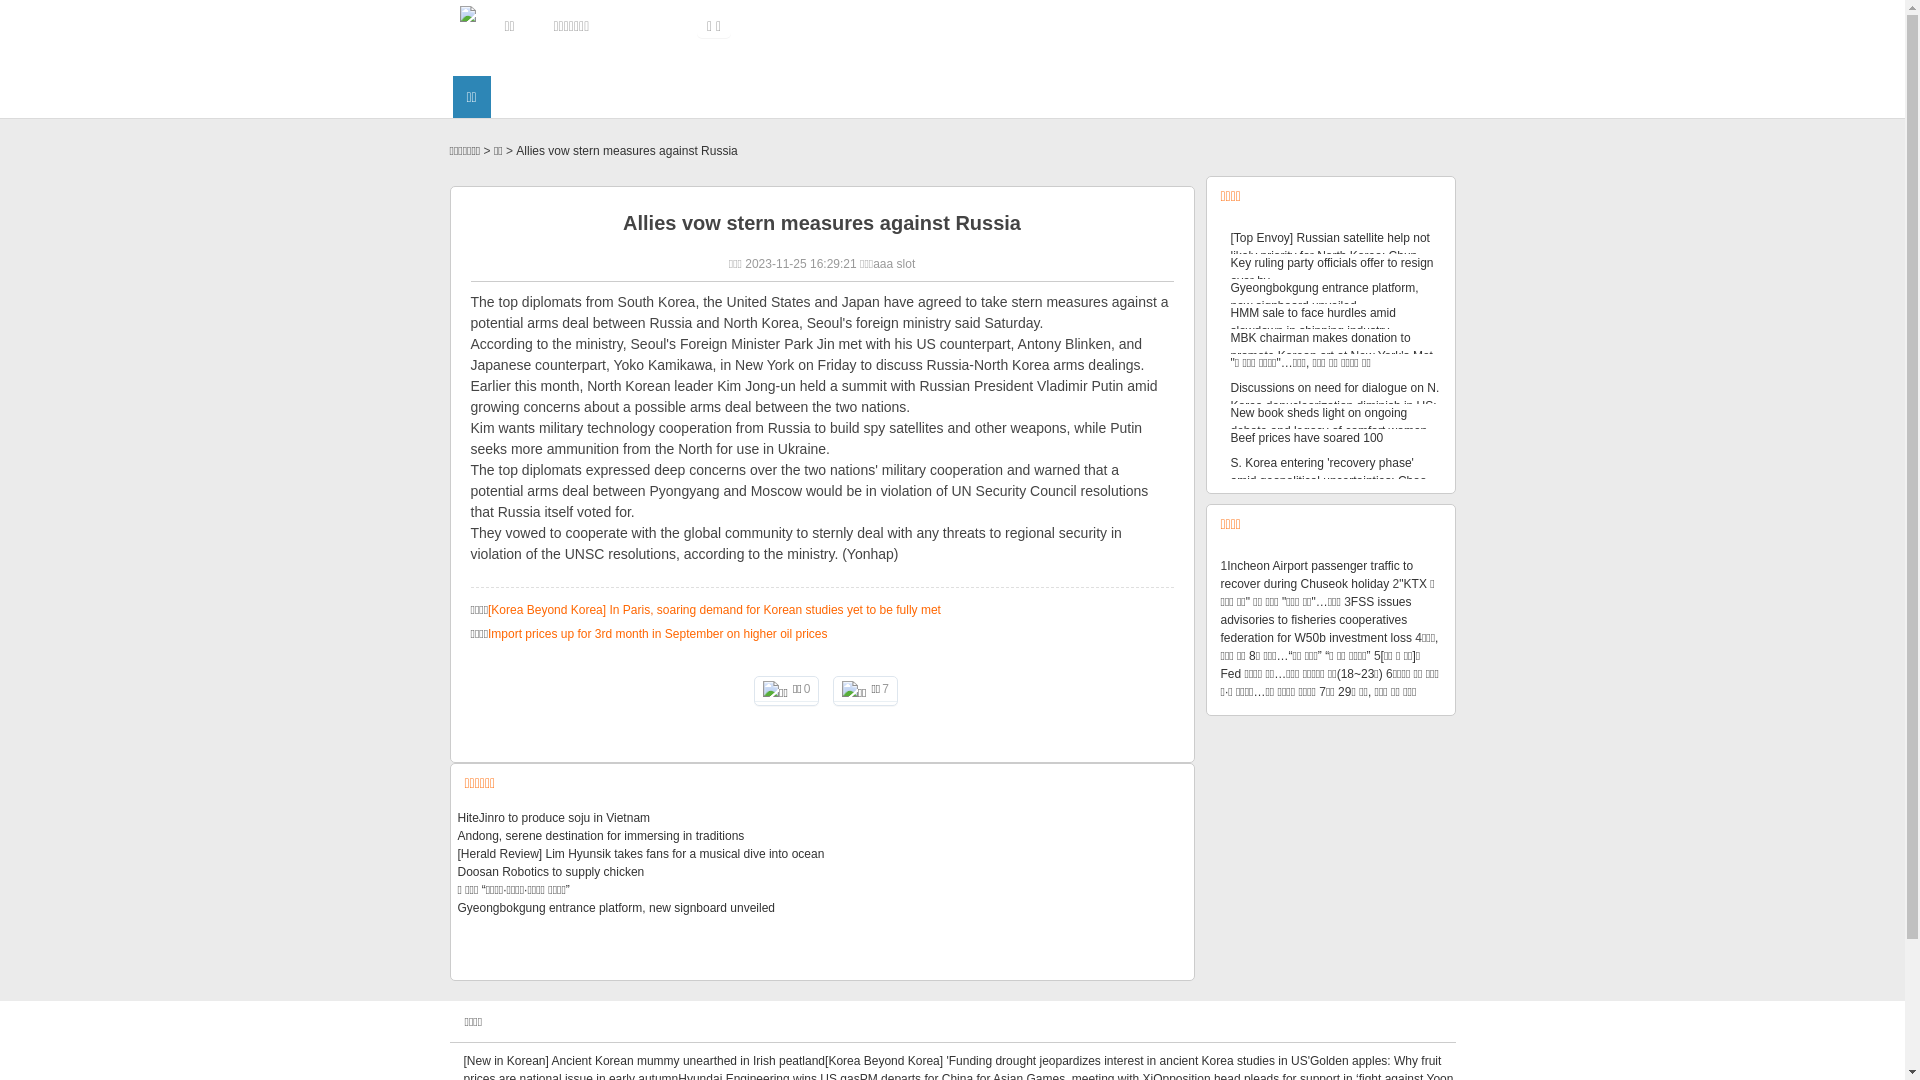  I want to click on 'HMM sale to face hurdles amid slowdown in shipping industry', so click(1312, 320).